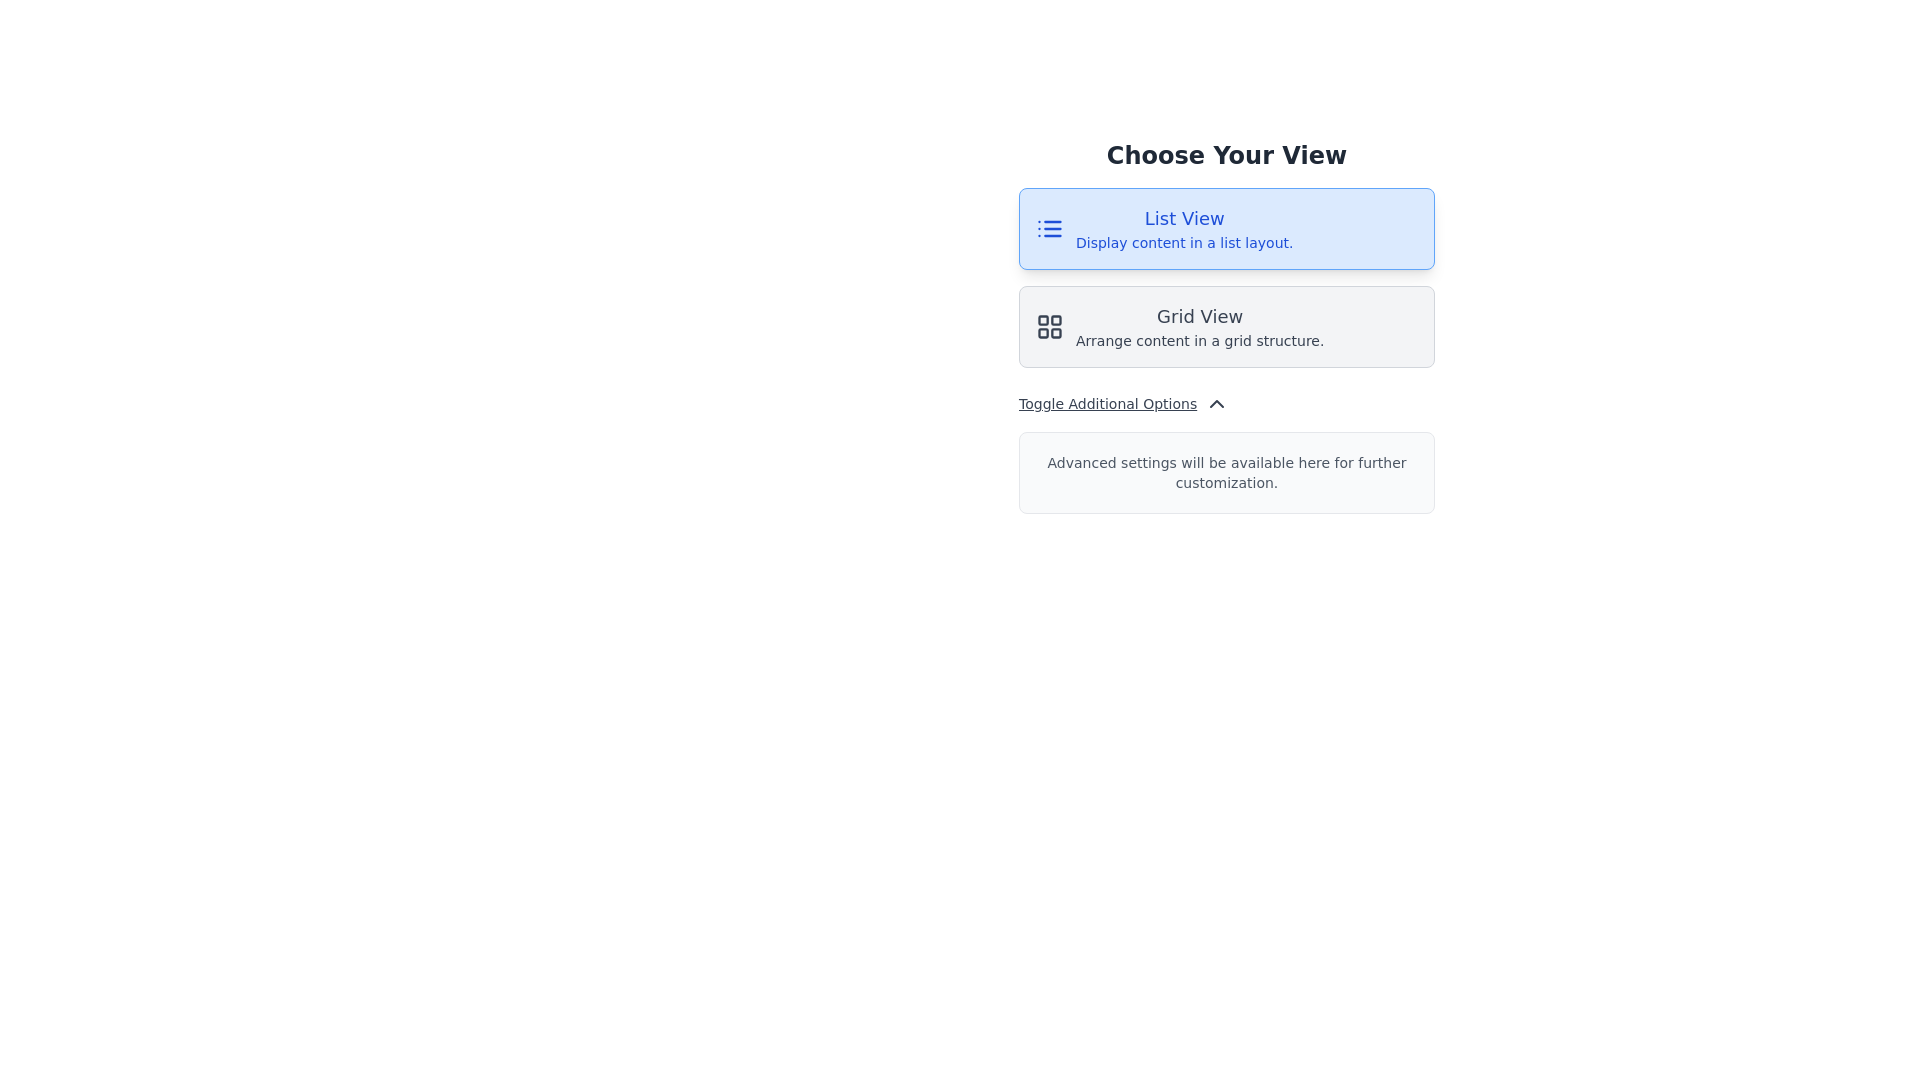 This screenshot has height=1080, width=1920. Describe the element at coordinates (1200, 315) in the screenshot. I see `the 'Grid View' label that indicates the selection option for arranging content in a grid format` at that location.